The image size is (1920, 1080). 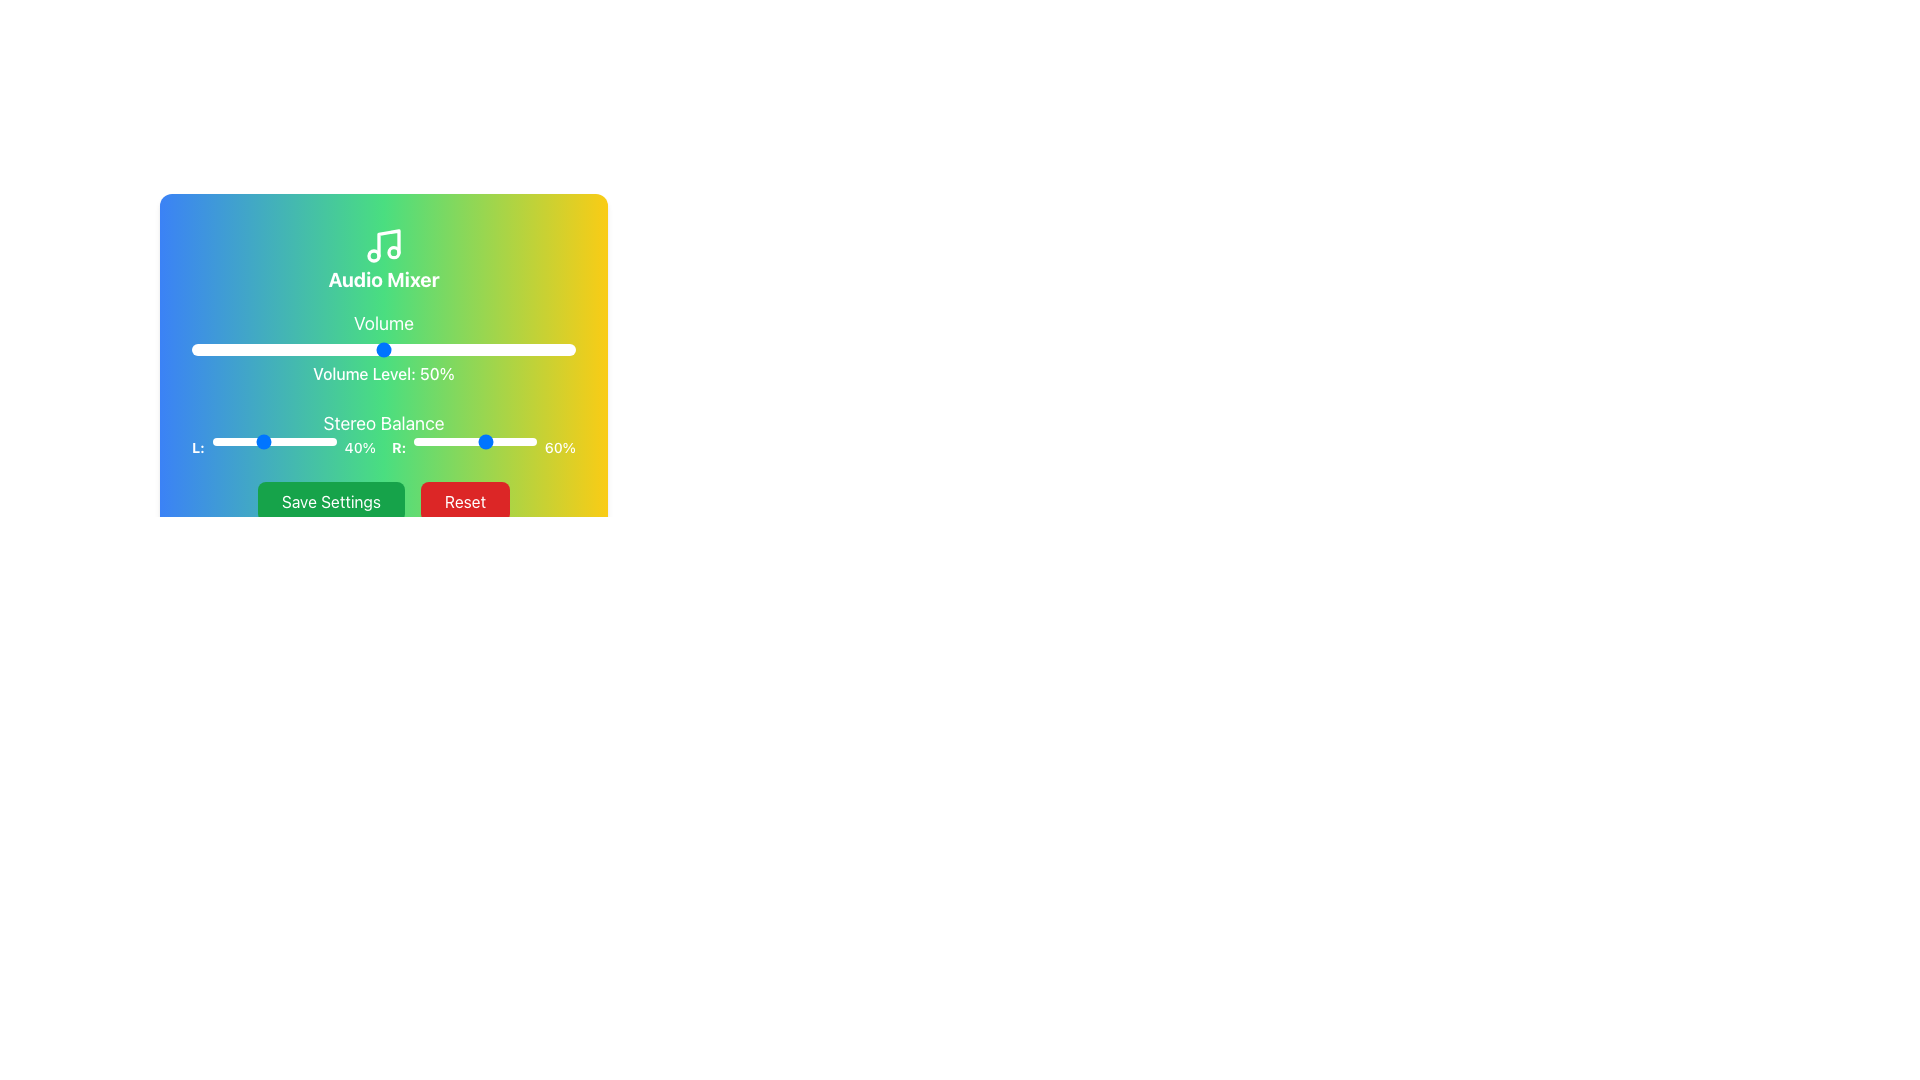 What do you see at coordinates (224, 441) in the screenshot?
I see `the slider` at bounding box center [224, 441].